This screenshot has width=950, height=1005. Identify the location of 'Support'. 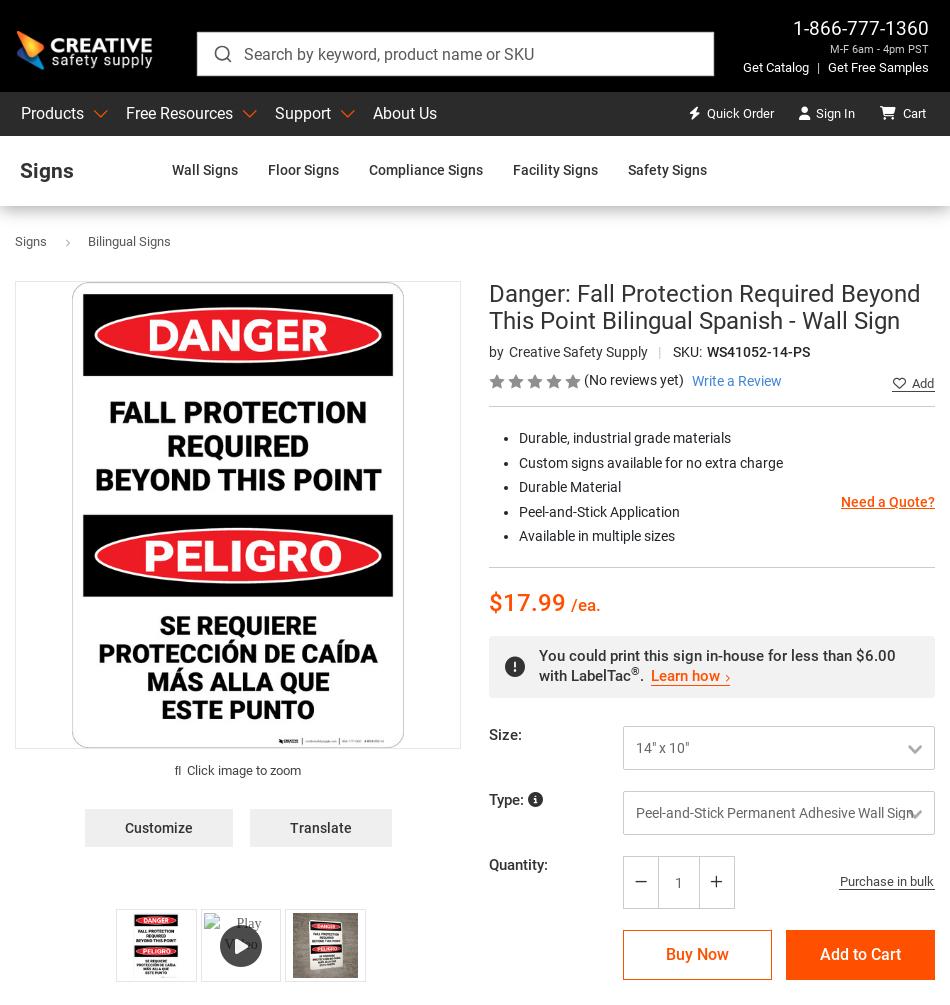
(301, 113).